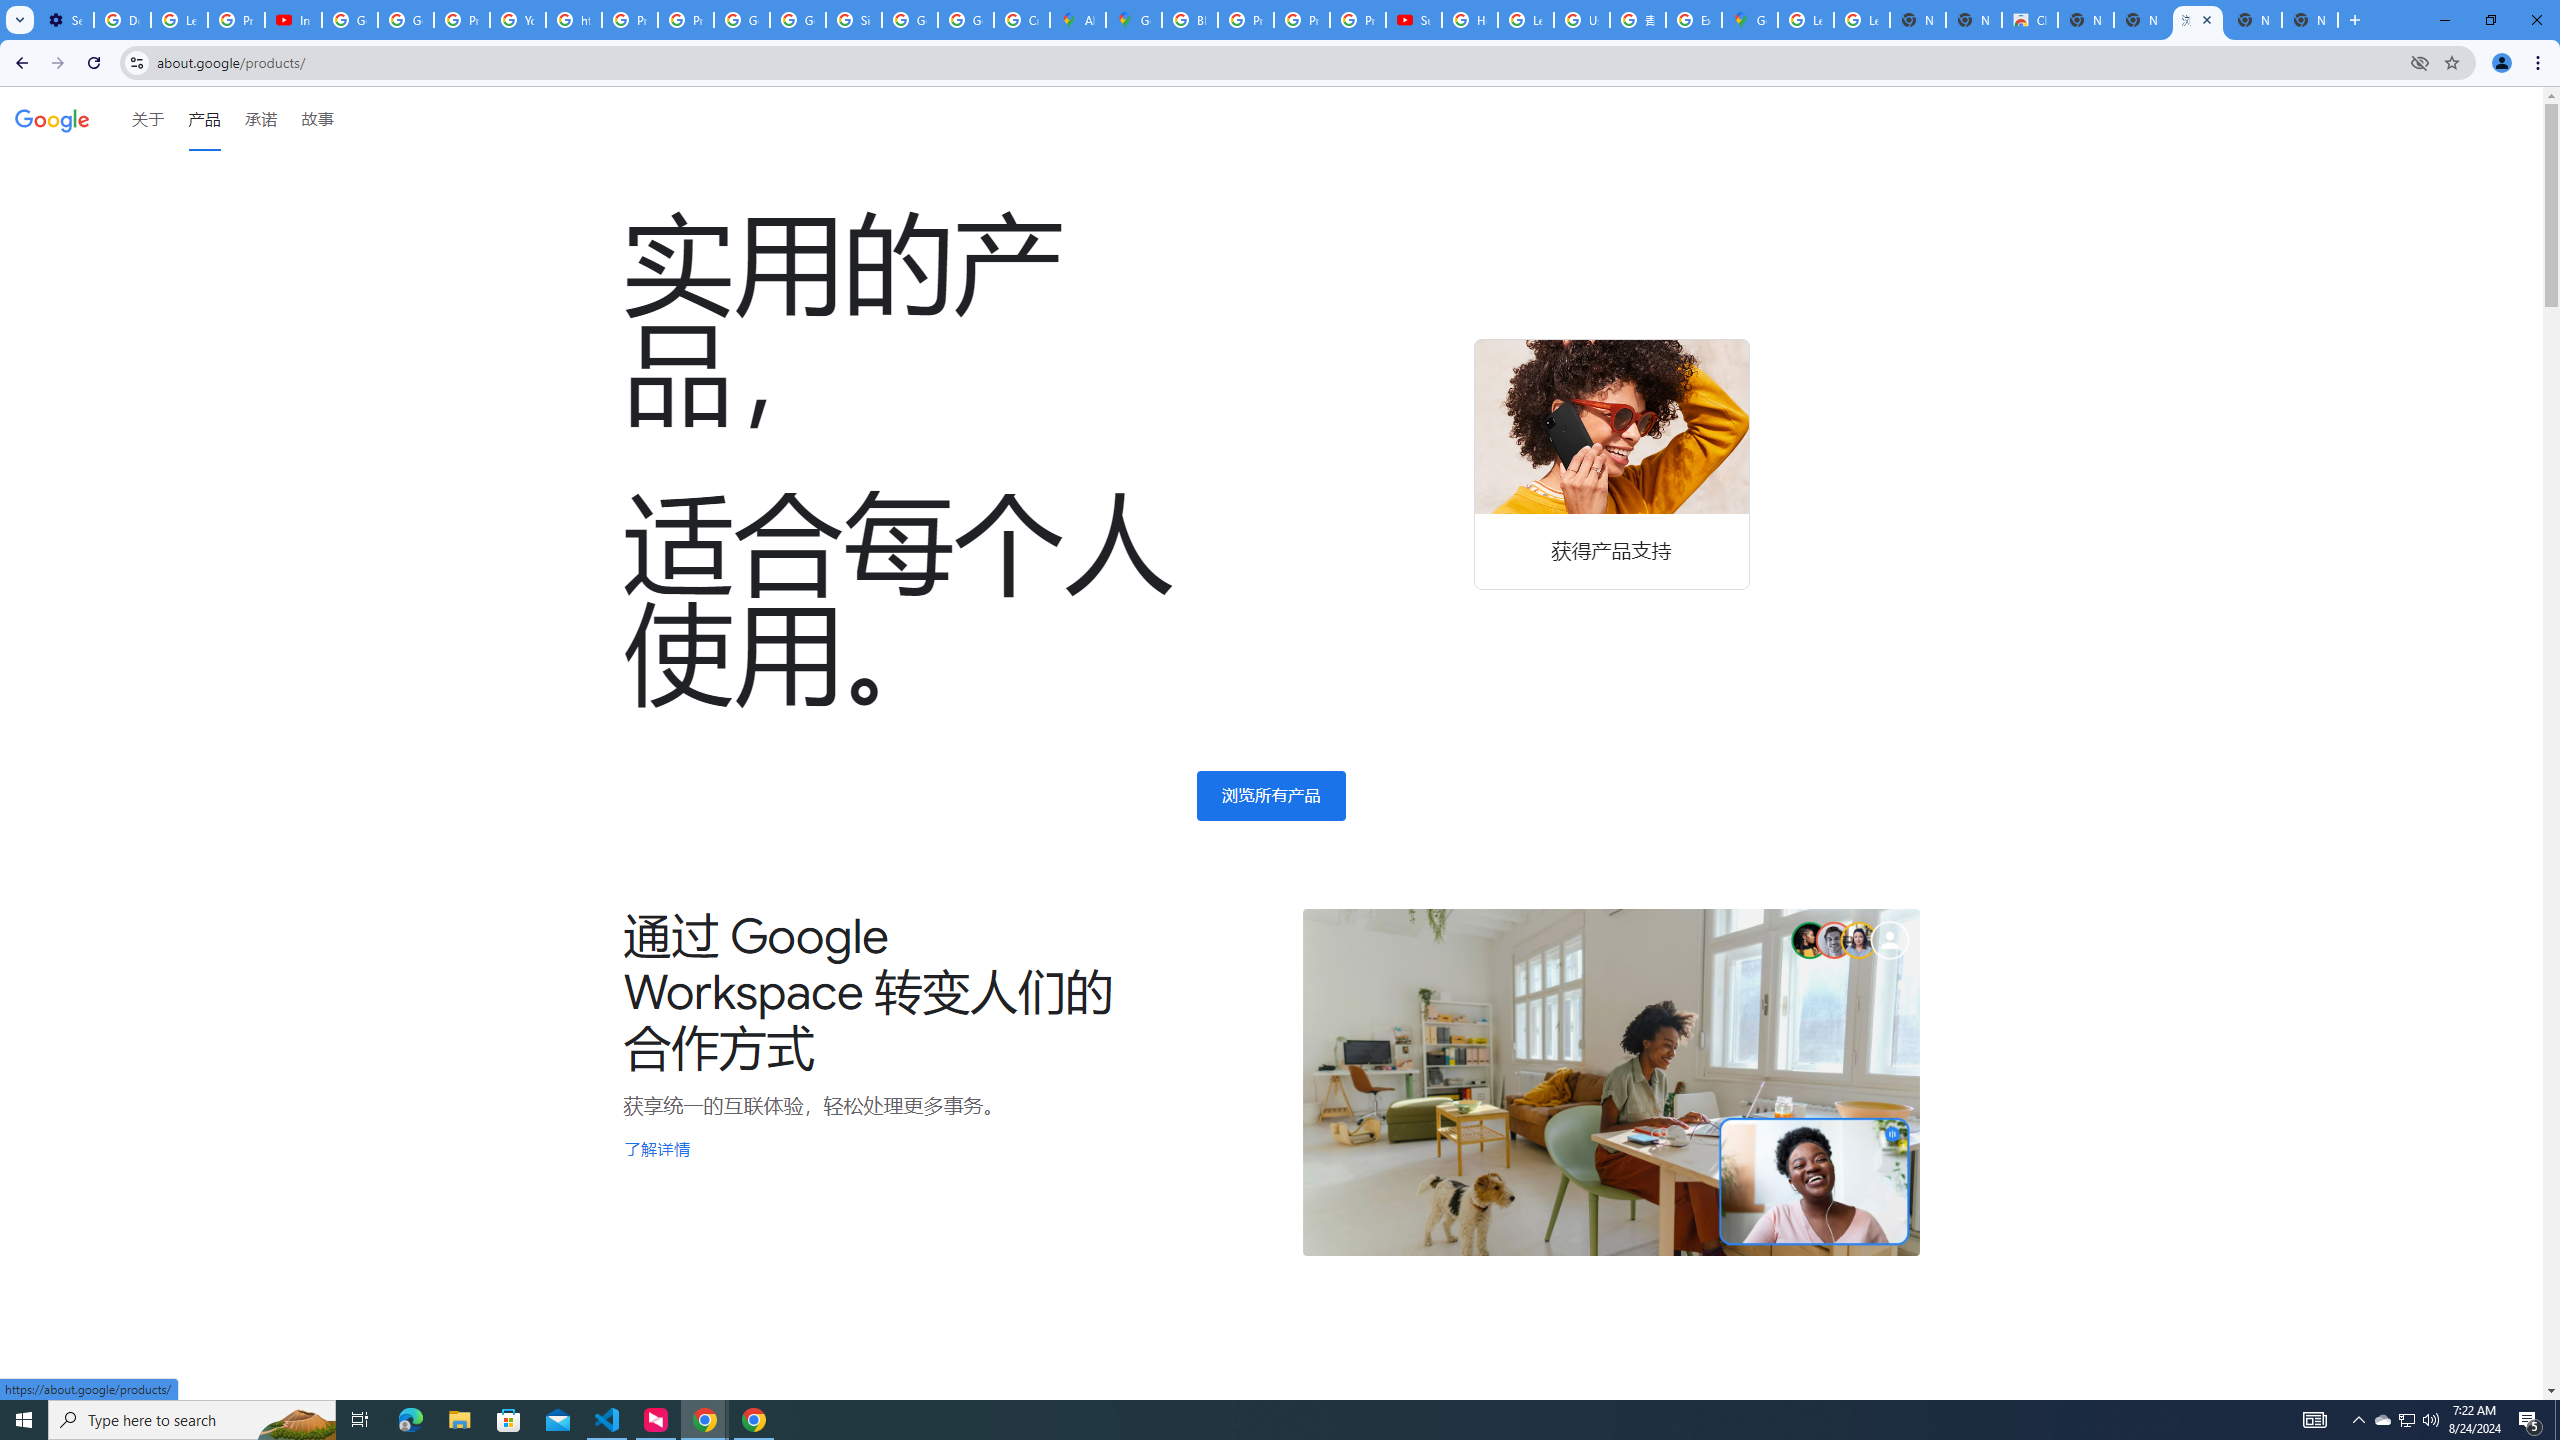  What do you see at coordinates (1414, 19) in the screenshot?
I see `'Subscriptions - YouTube'` at bounding box center [1414, 19].